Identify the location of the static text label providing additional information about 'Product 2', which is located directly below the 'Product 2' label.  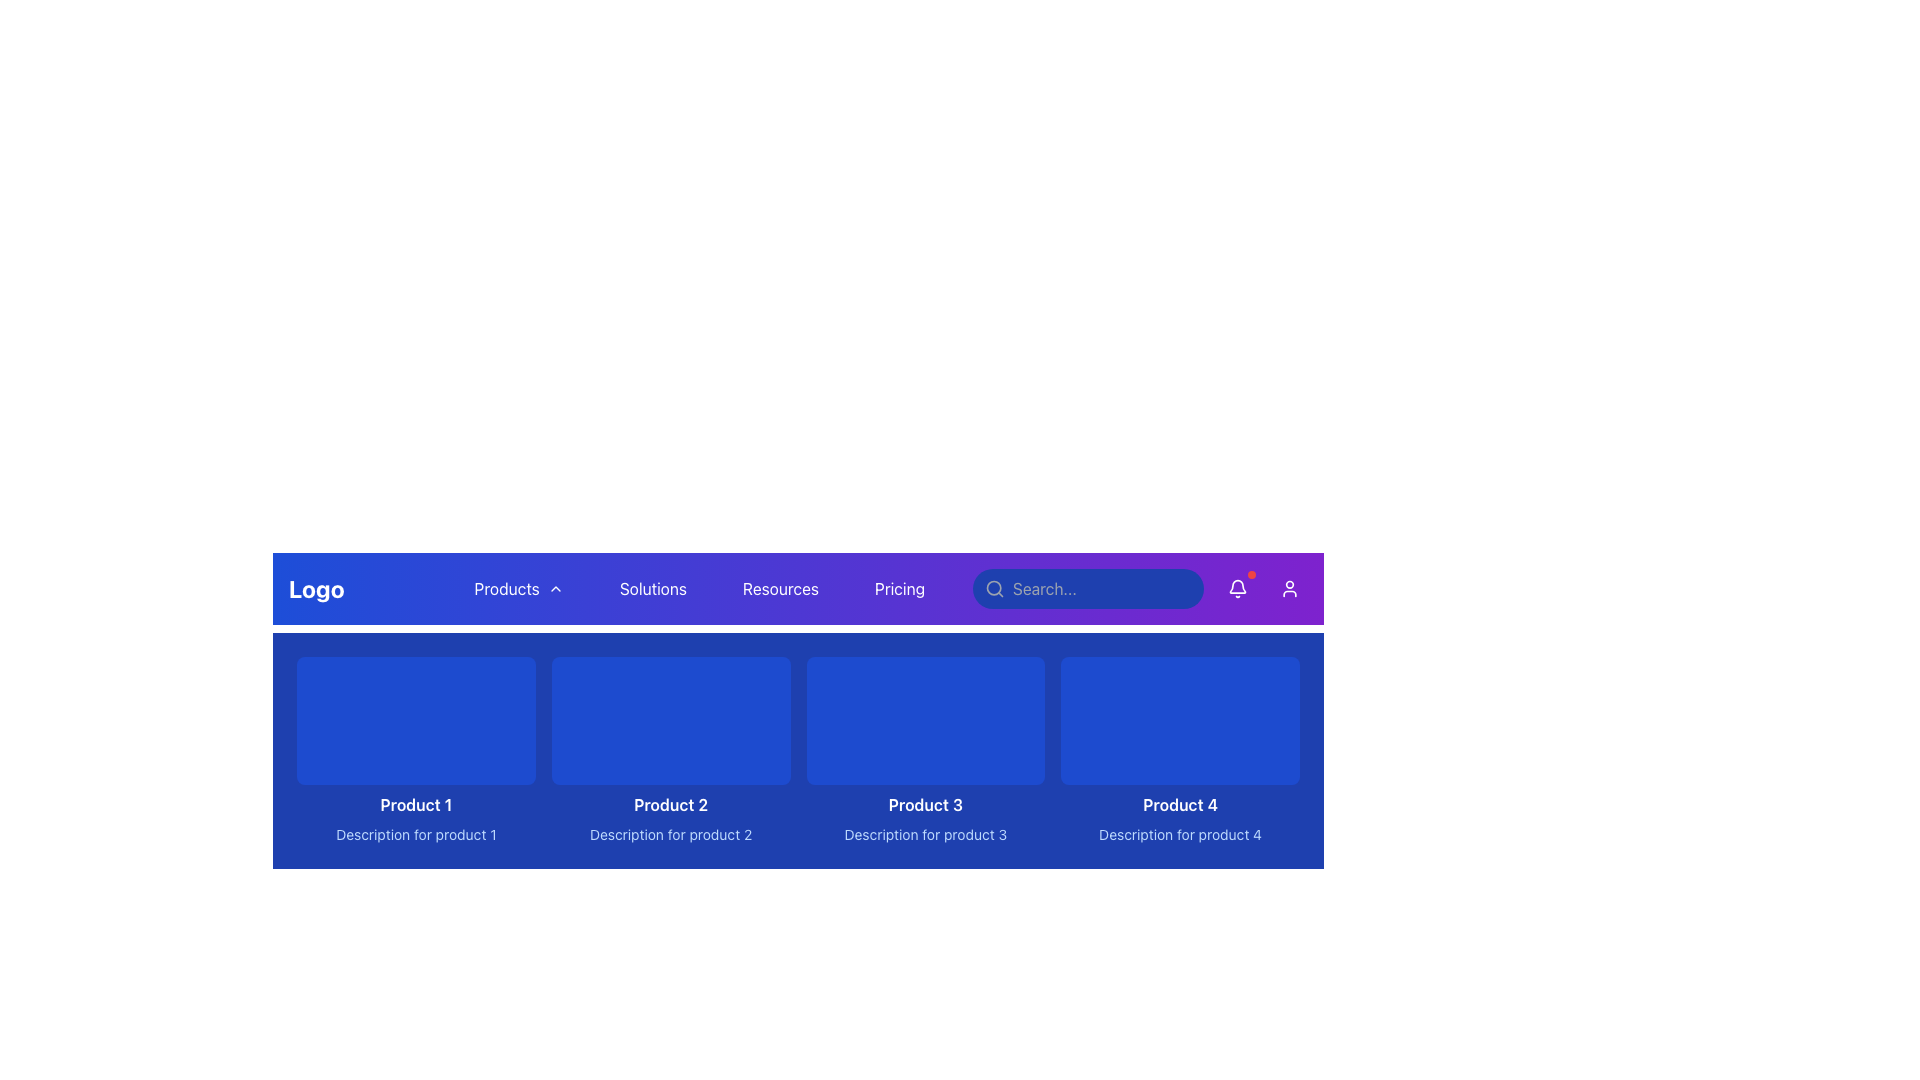
(671, 834).